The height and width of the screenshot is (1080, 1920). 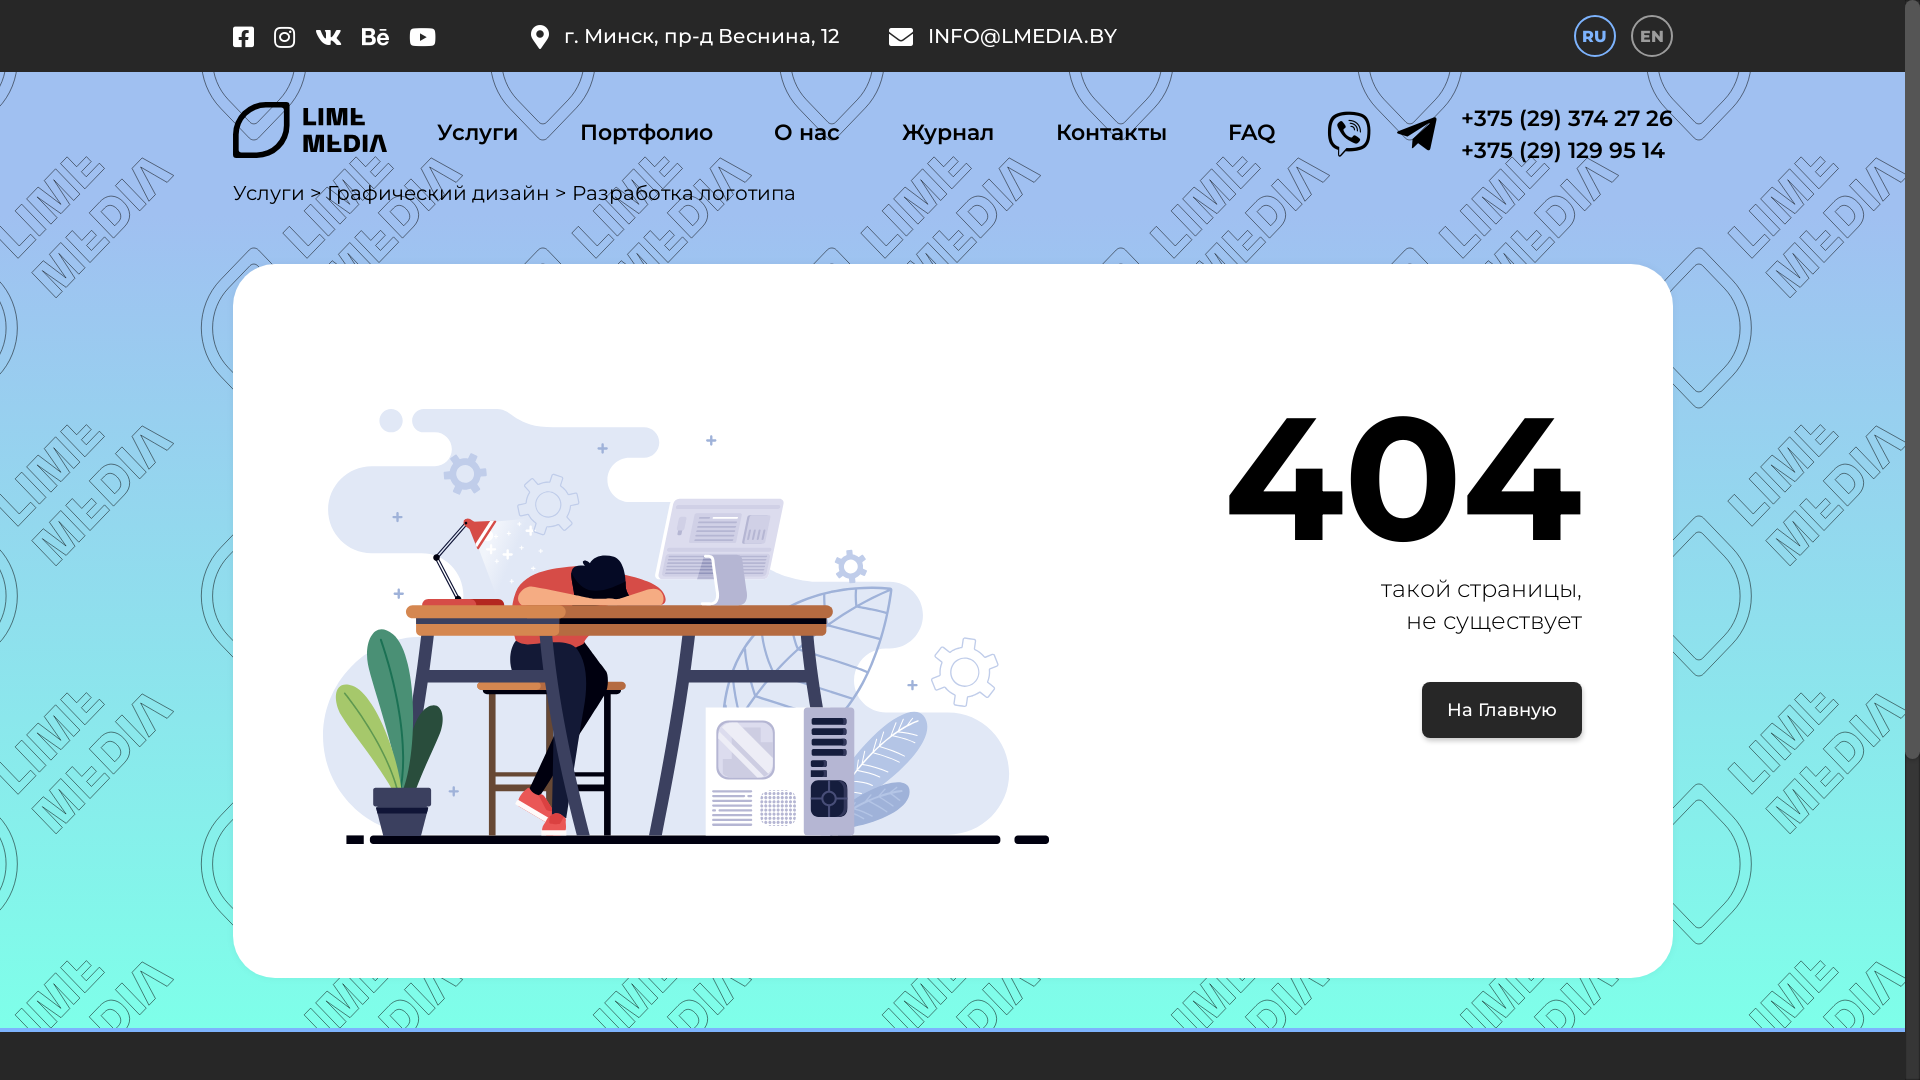 I want to click on '+375 (29) 129 95 14', so click(x=1564, y=149).